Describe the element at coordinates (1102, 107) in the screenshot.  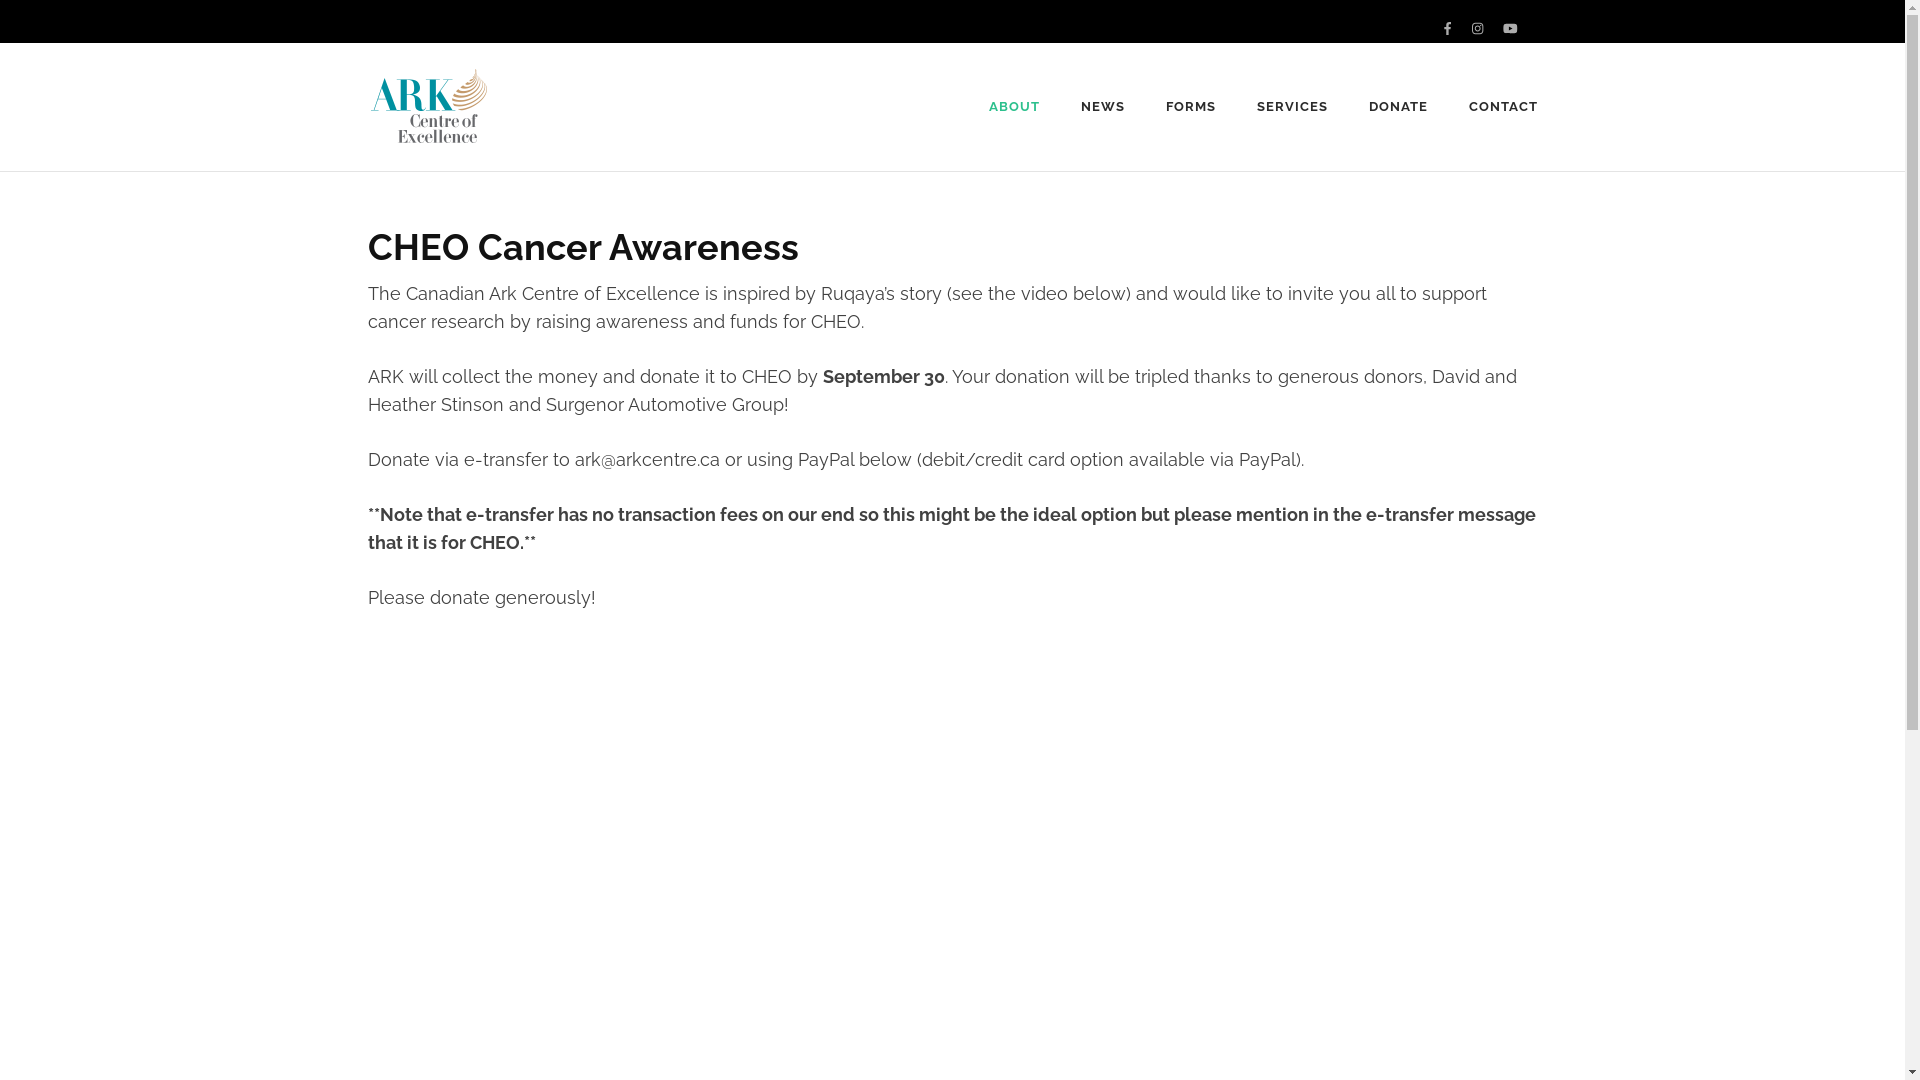
I see `'NEWS'` at that location.